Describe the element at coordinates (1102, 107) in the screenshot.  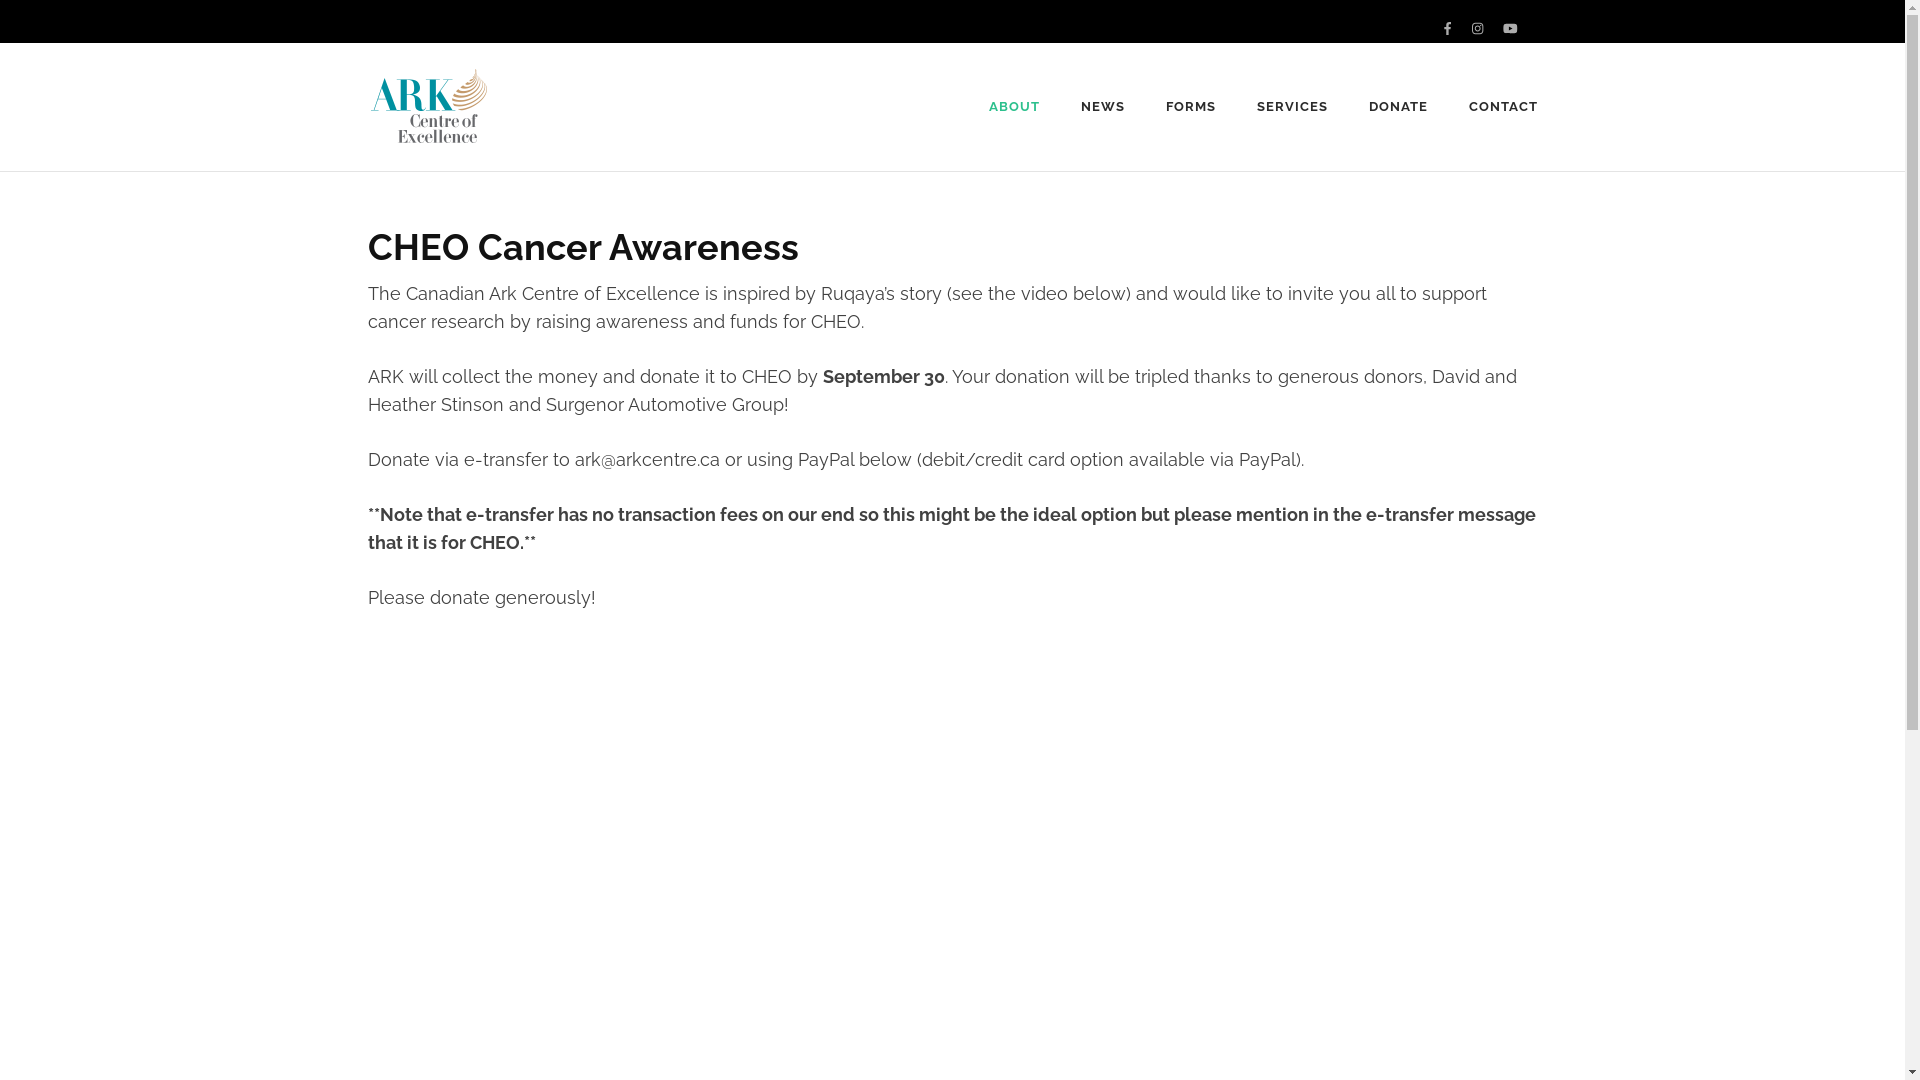
I see `'NEWS'` at that location.